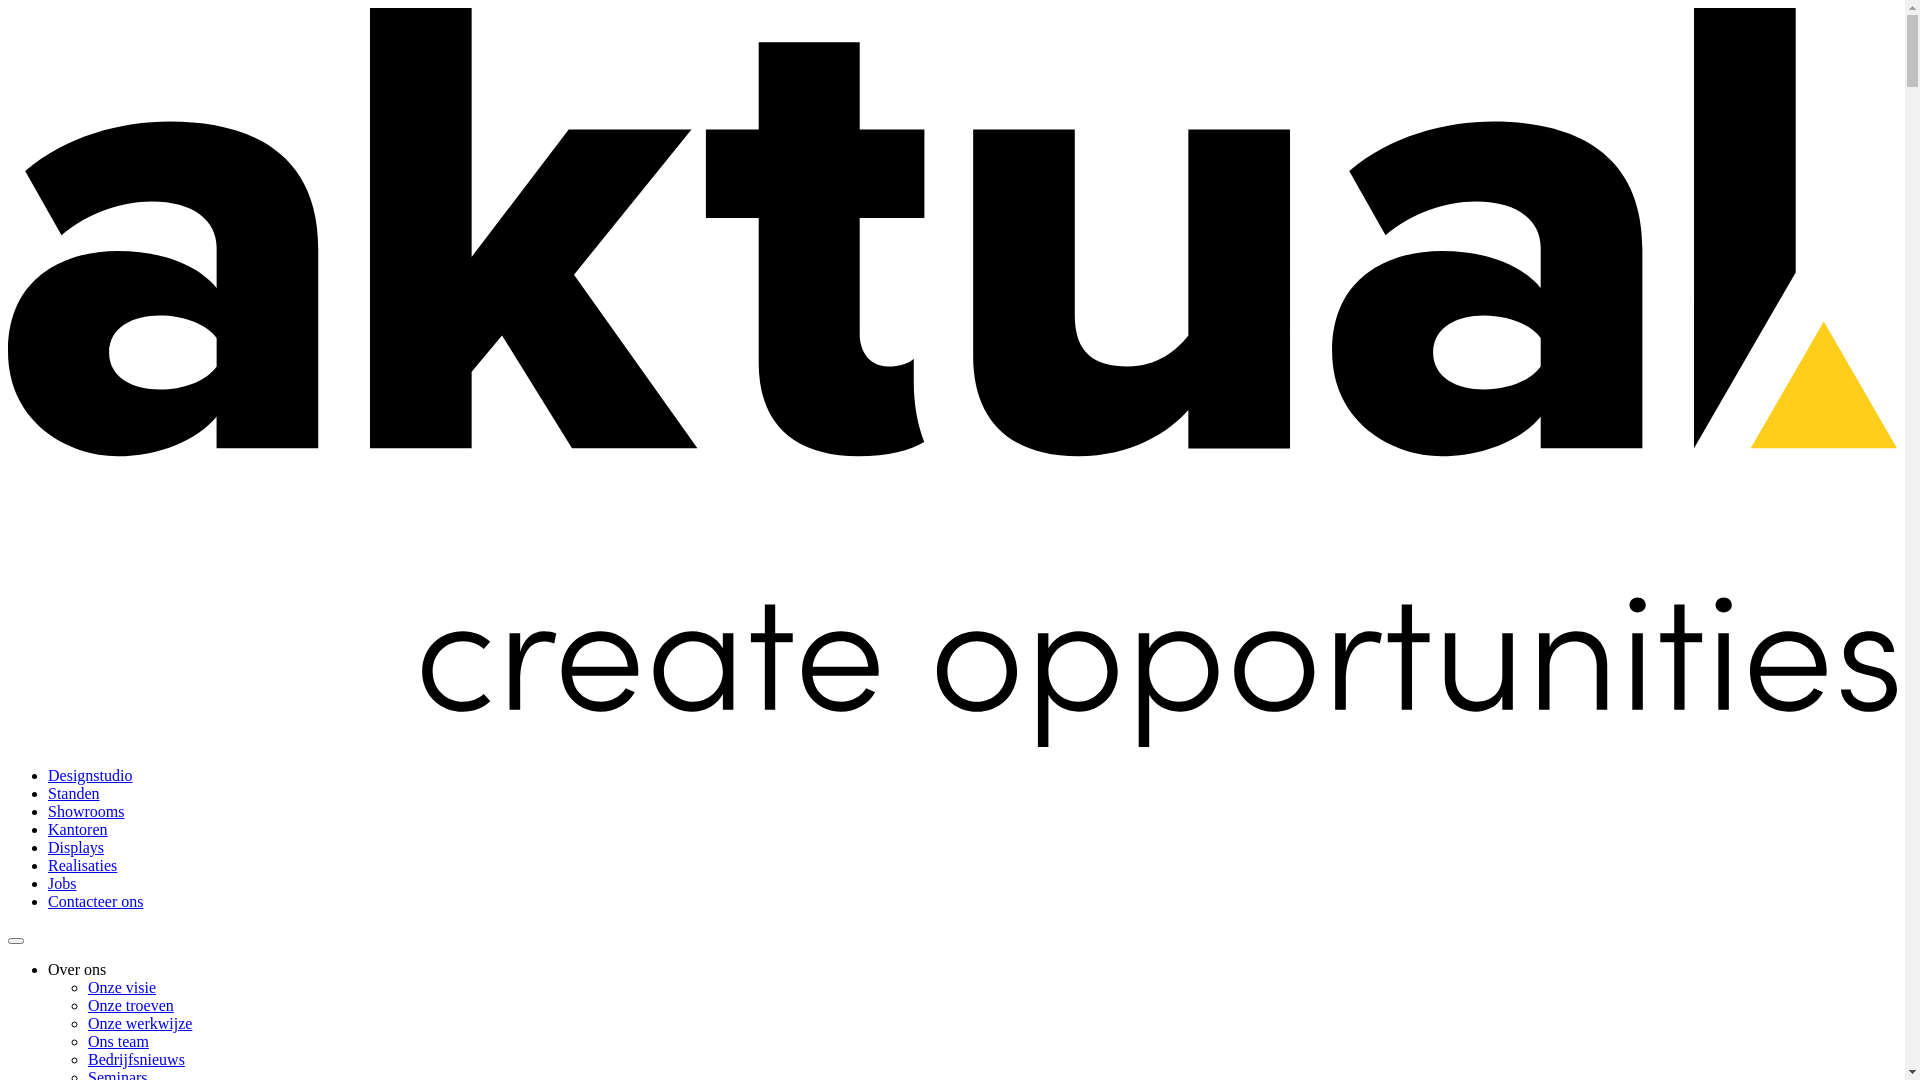 The height and width of the screenshot is (1080, 1920). I want to click on 'Onze visie', so click(120, 986).